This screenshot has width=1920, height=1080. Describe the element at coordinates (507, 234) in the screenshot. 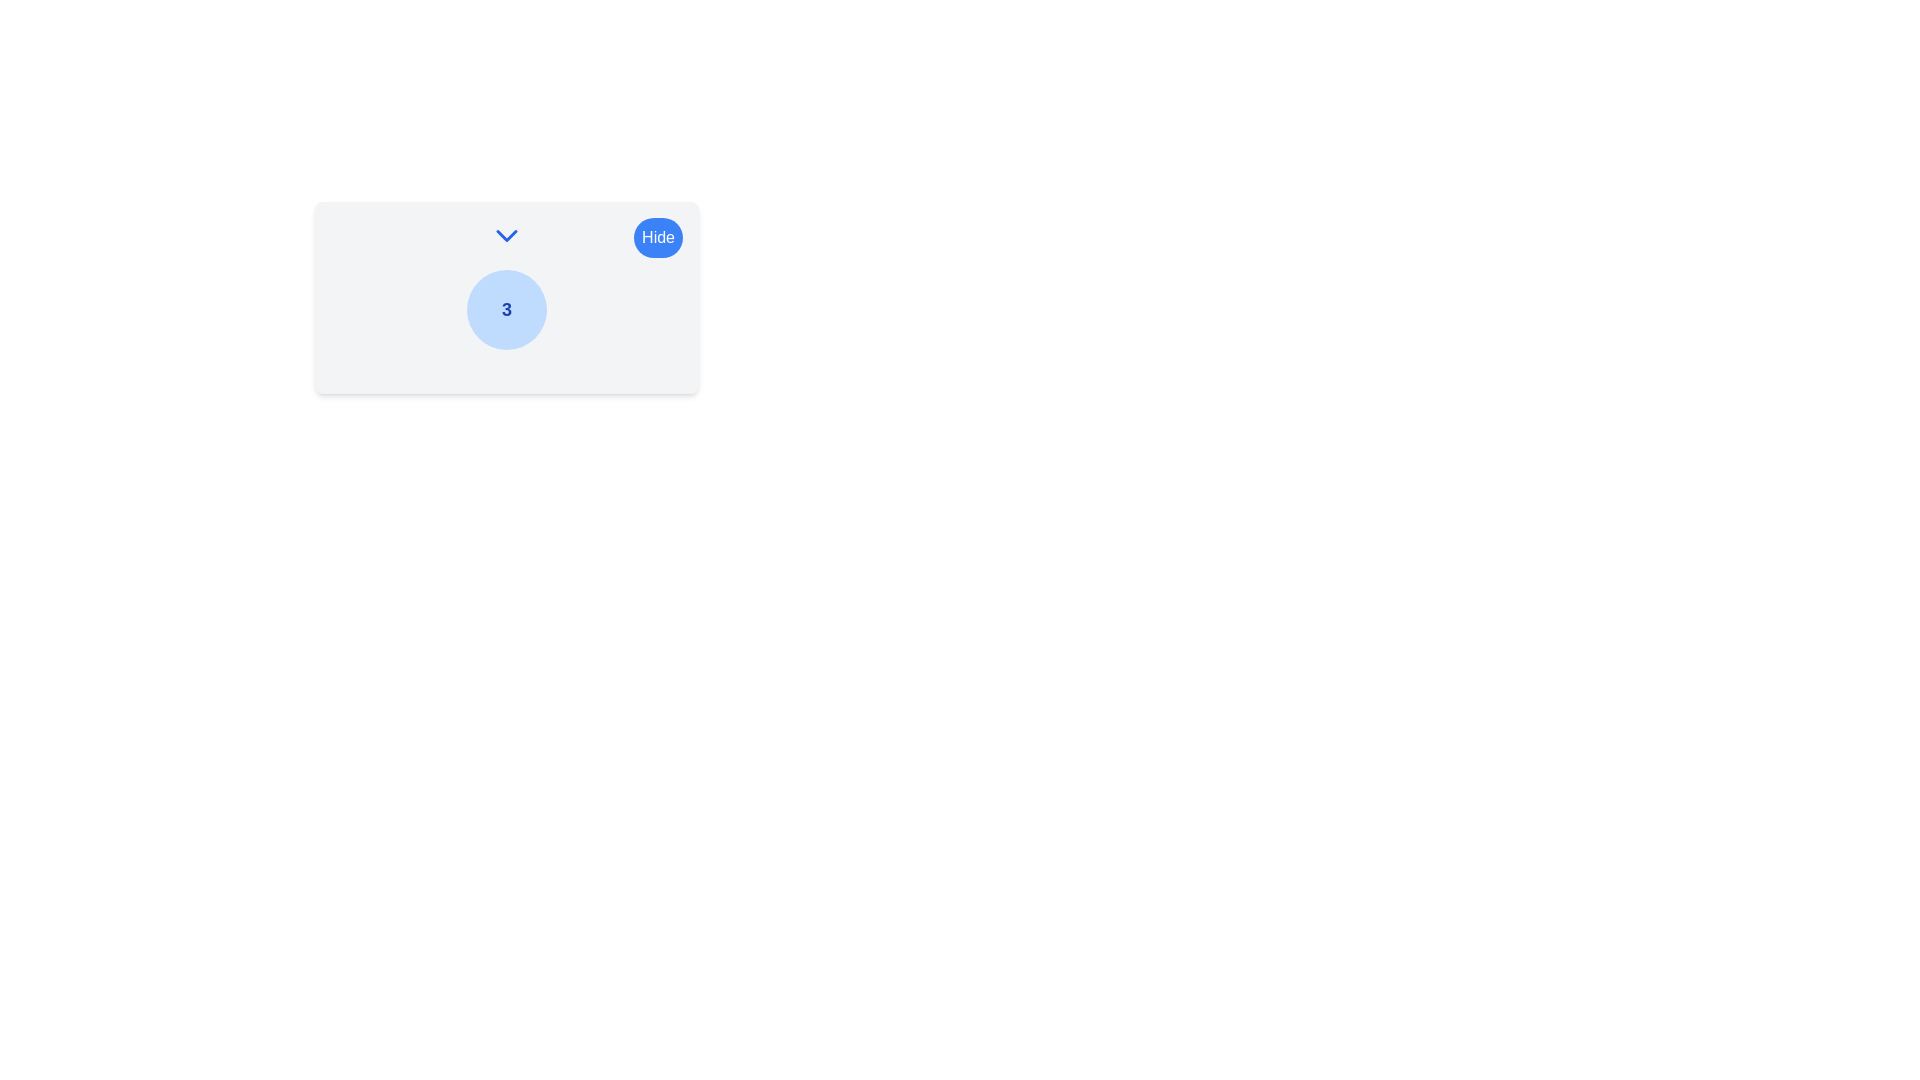

I see `the blue chevron-shaped arrow icon` at that location.